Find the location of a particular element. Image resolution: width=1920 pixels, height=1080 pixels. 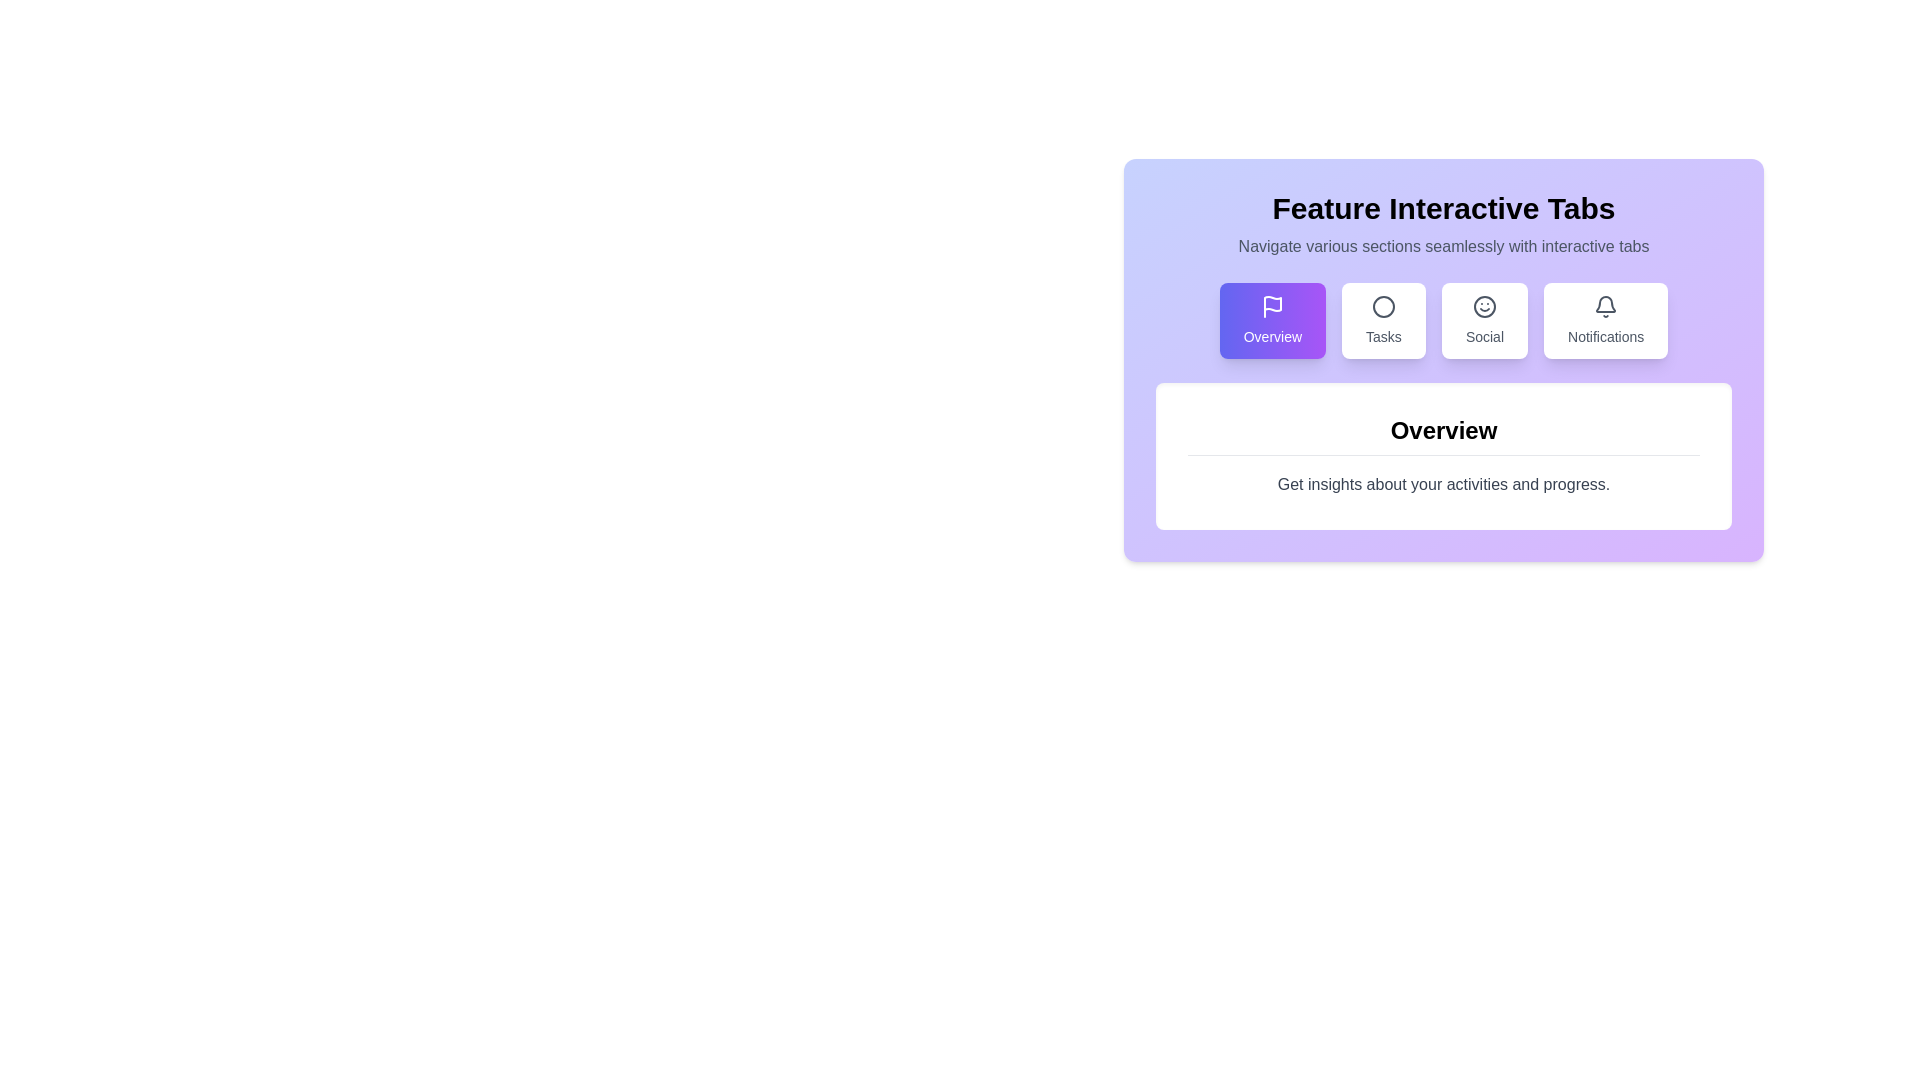

the rounded rectangle button with a white background labeled 'Tasks' is located at coordinates (1382, 319).